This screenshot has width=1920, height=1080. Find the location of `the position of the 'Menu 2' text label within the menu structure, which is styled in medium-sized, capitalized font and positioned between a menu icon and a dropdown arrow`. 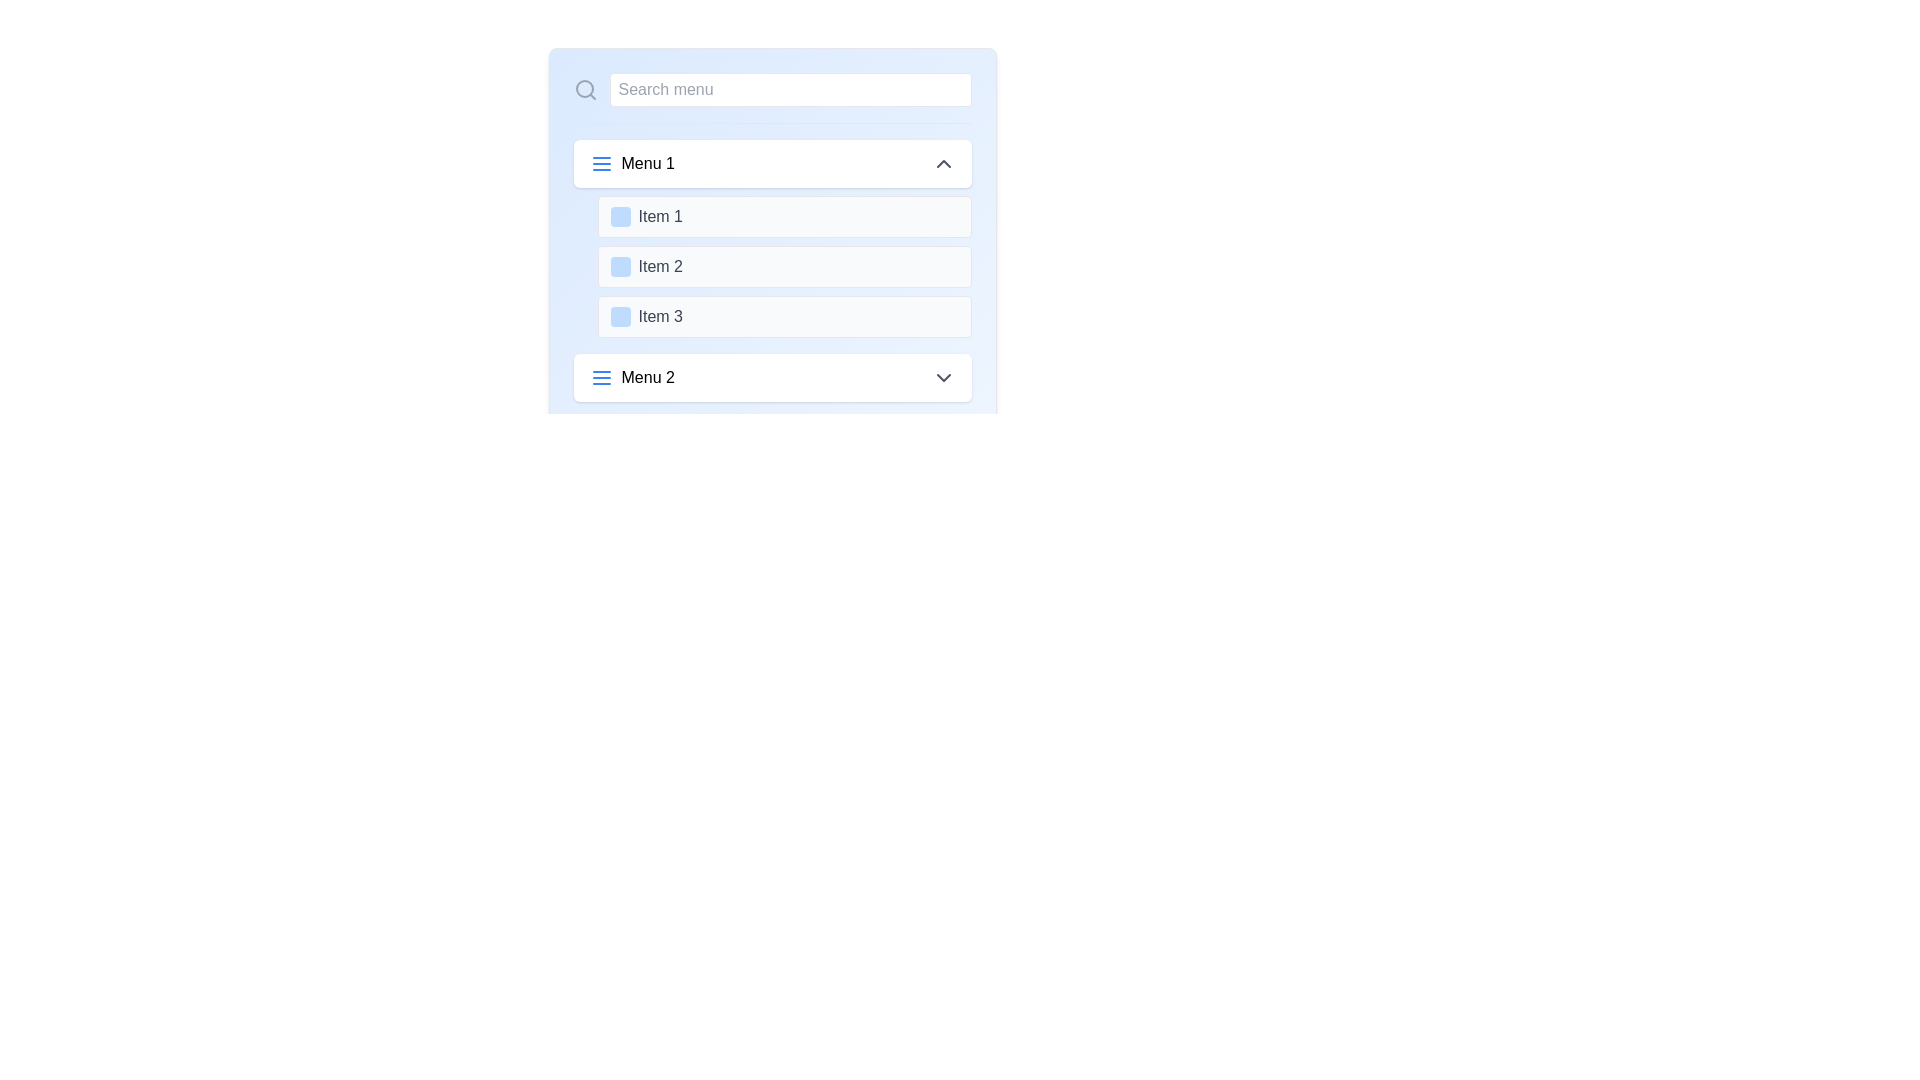

the position of the 'Menu 2' text label within the menu structure, which is styled in medium-sized, capitalized font and positioned between a menu icon and a dropdown arrow is located at coordinates (648, 378).